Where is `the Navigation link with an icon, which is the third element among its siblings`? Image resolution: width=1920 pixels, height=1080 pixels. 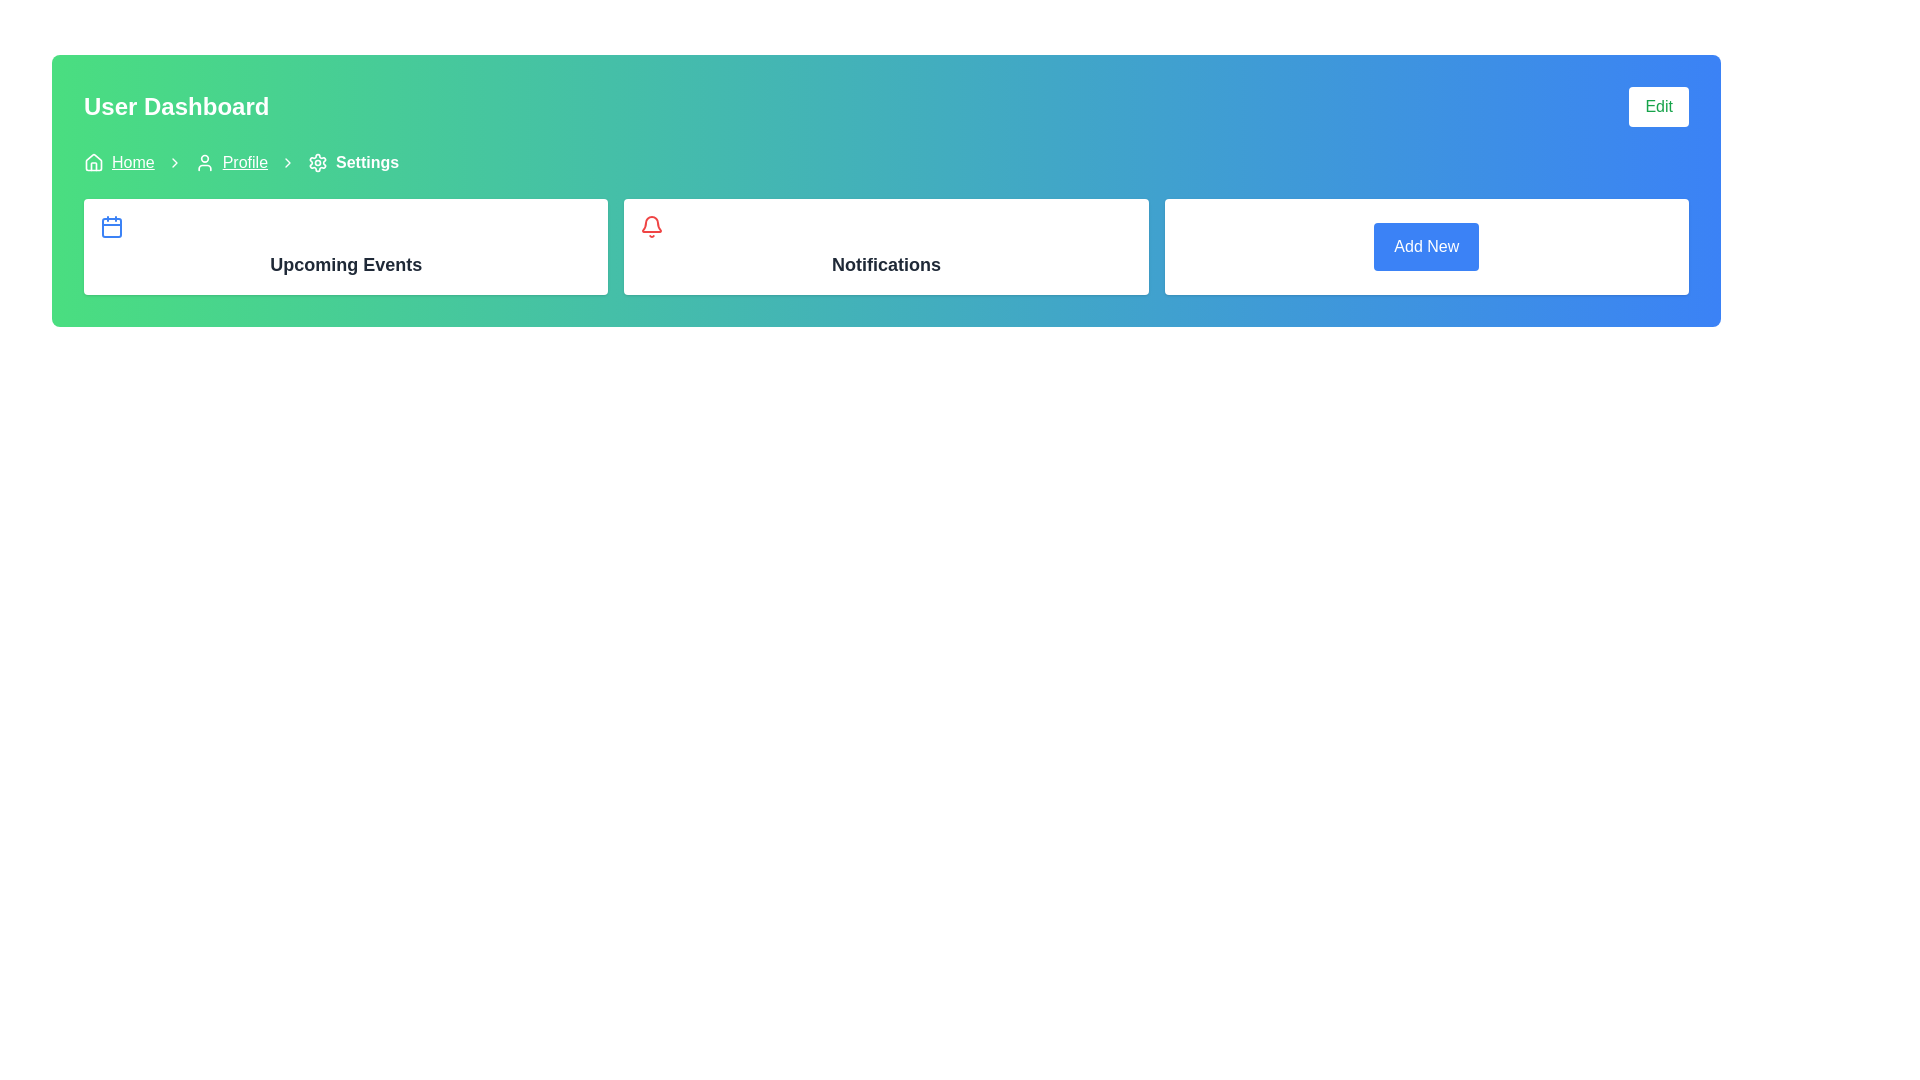
the Navigation link with an icon, which is the third element among its siblings is located at coordinates (353, 161).